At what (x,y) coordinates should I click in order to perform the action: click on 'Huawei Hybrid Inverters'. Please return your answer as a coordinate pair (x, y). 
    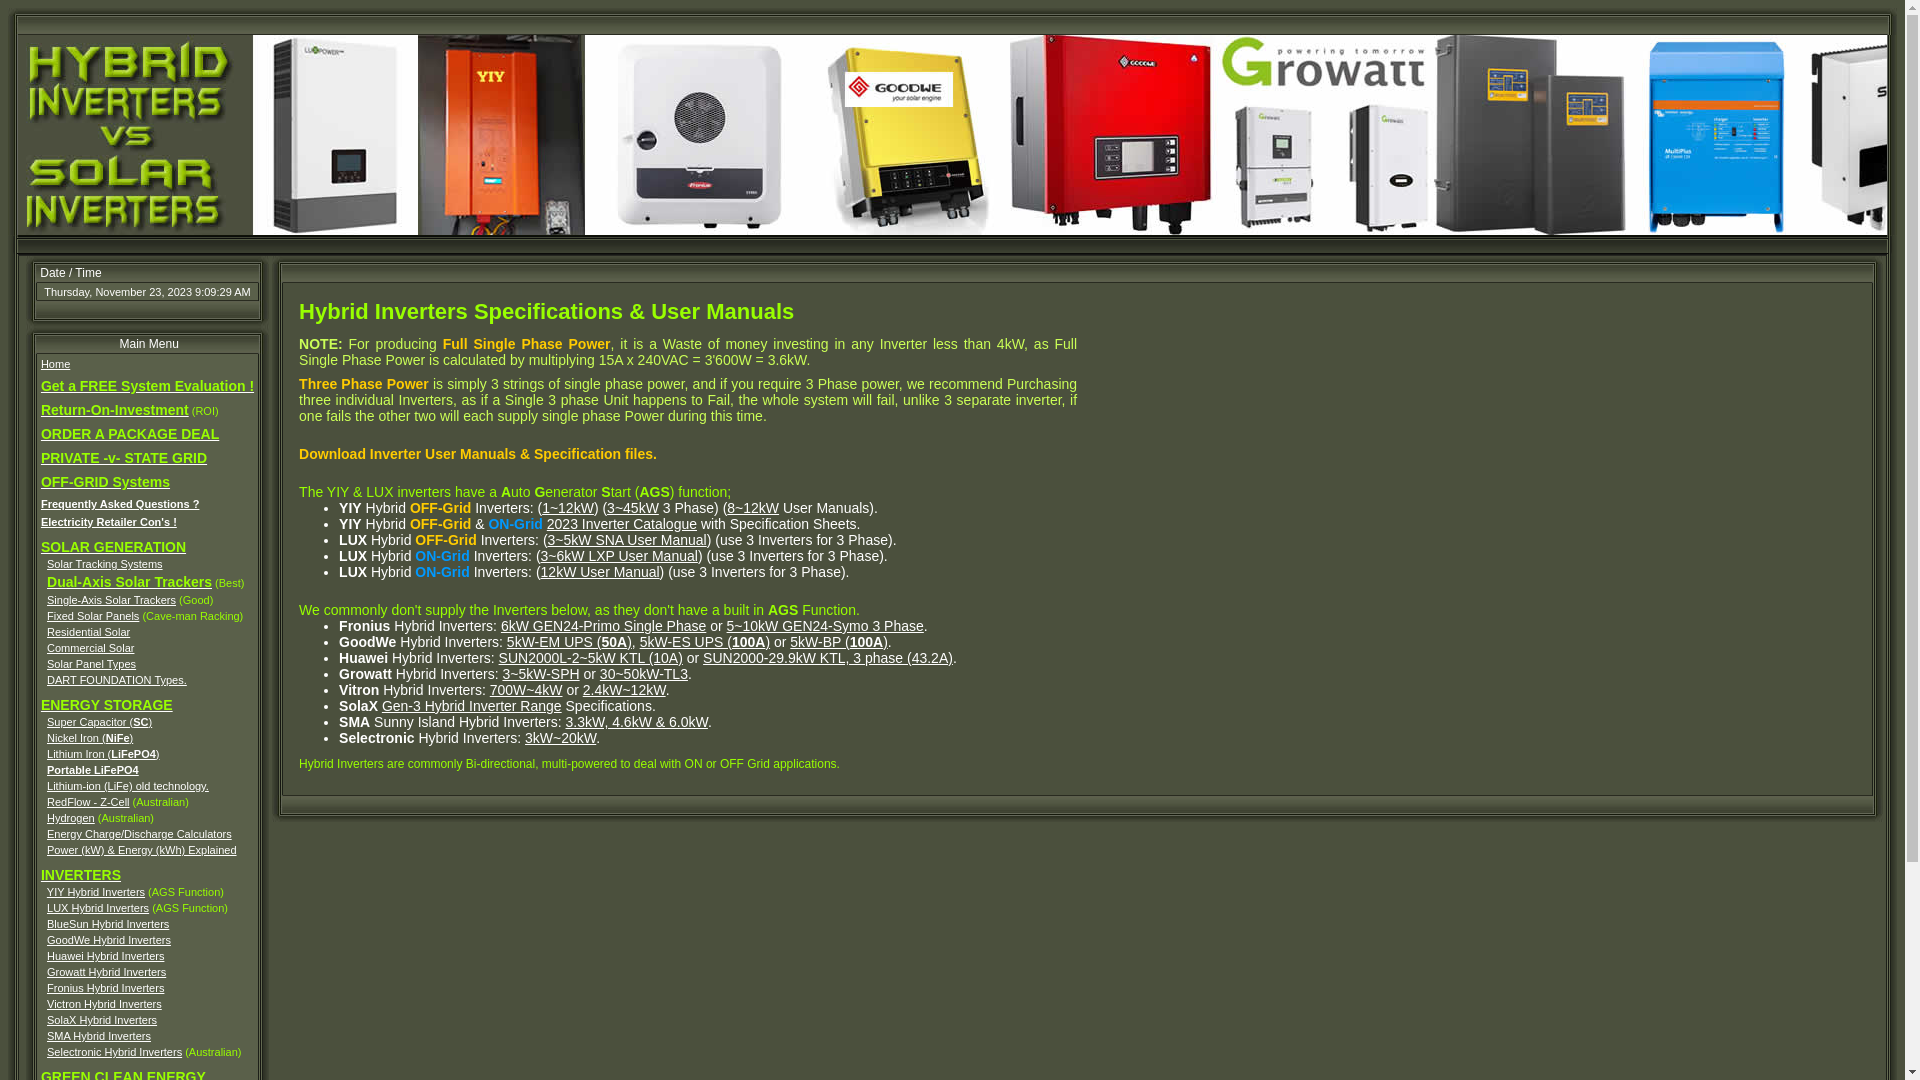
    Looking at the image, I should click on (104, 955).